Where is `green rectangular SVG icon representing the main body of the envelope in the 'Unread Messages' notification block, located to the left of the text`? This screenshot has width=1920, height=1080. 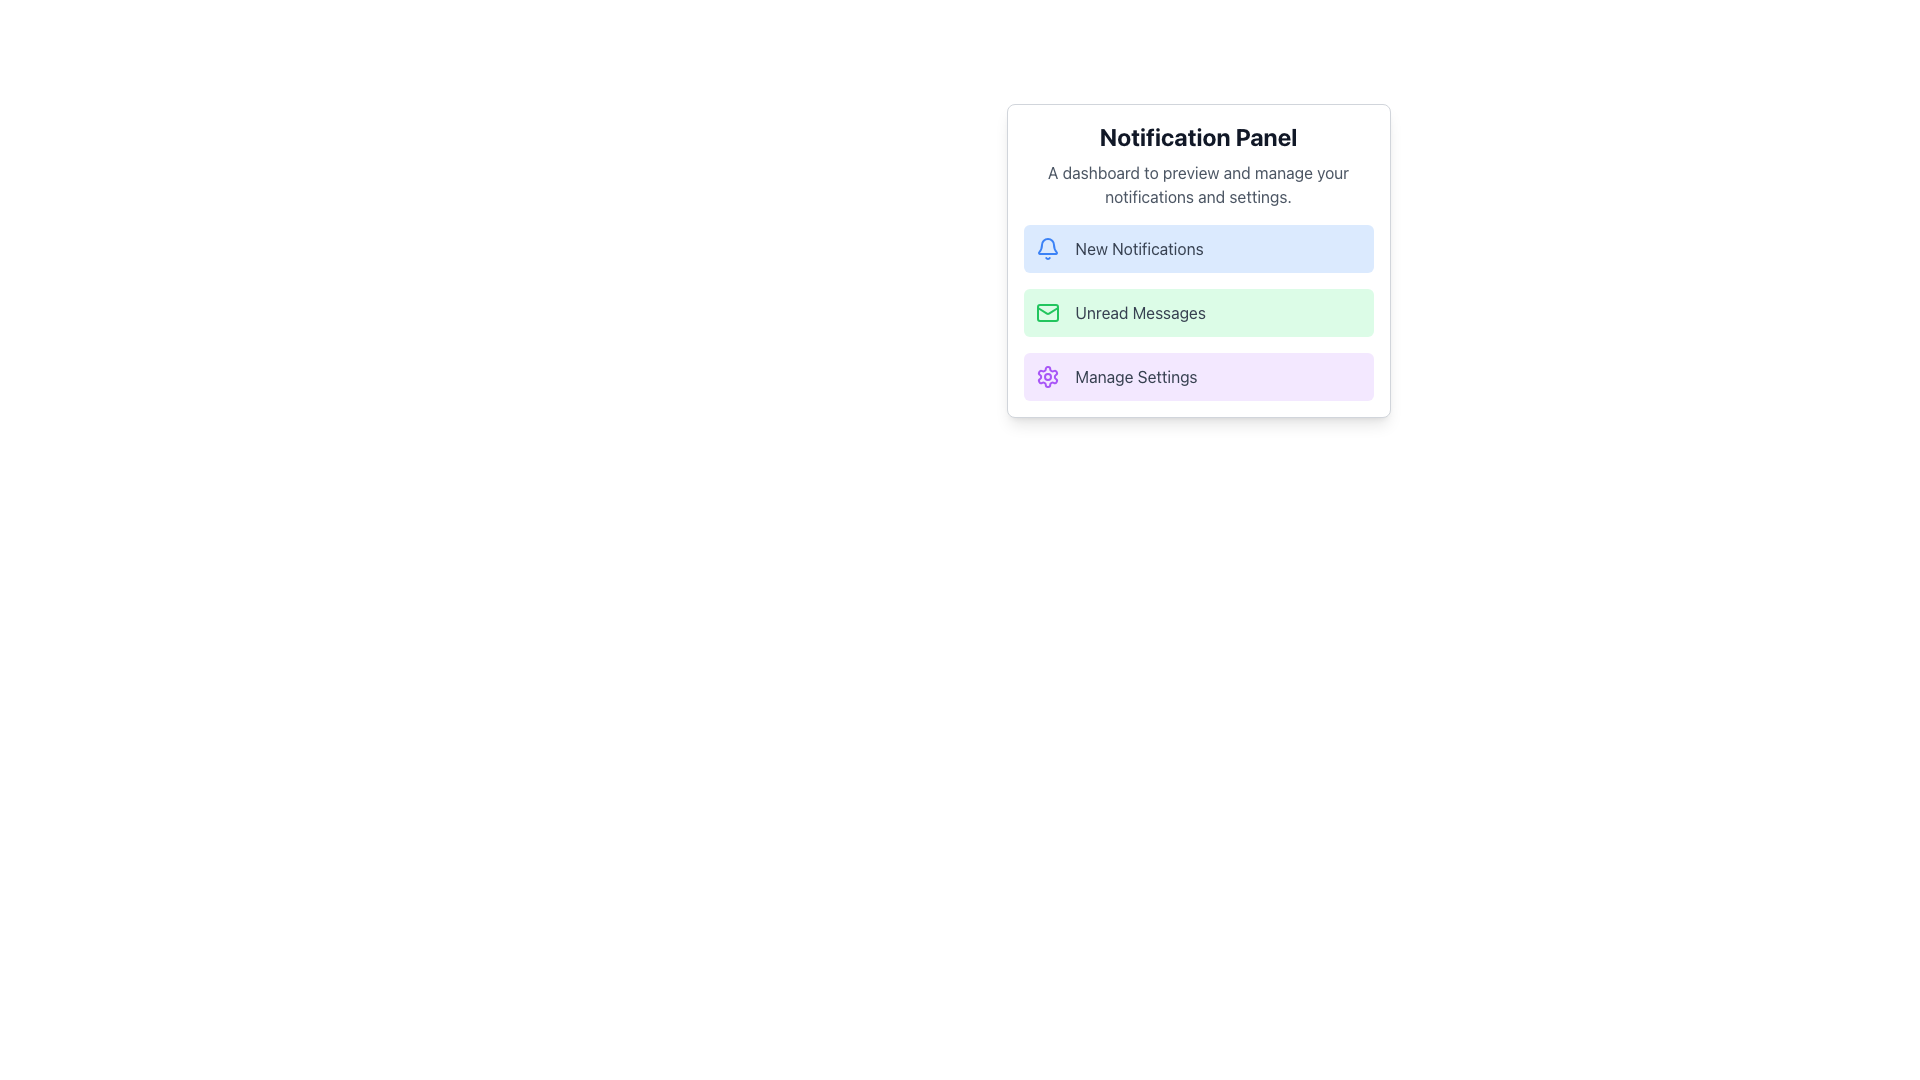
green rectangular SVG icon representing the main body of the envelope in the 'Unread Messages' notification block, located to the left of the text is located at coordinates (1046, 312).